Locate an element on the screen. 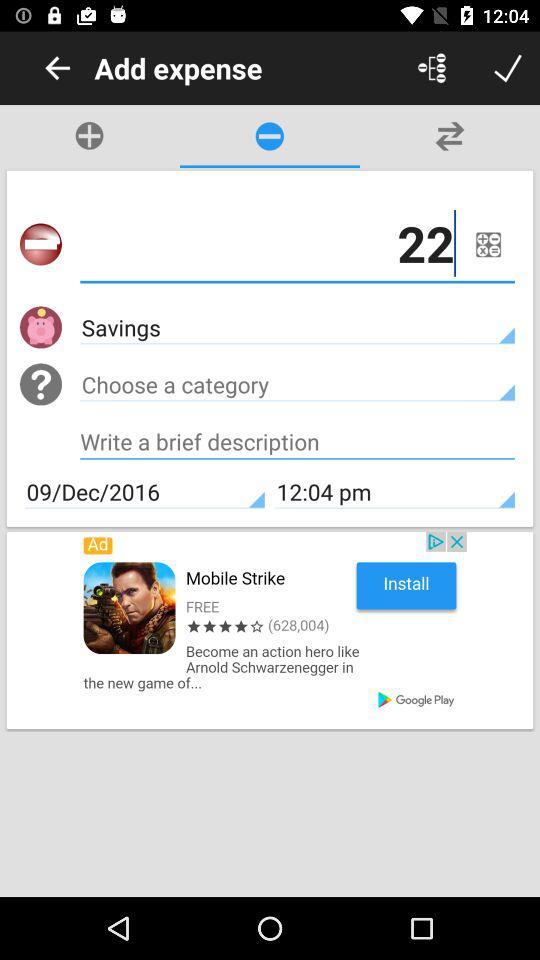 Image resolution: width=540 pixels, height=960 pixels. menu is located at coordinates (431, 68).